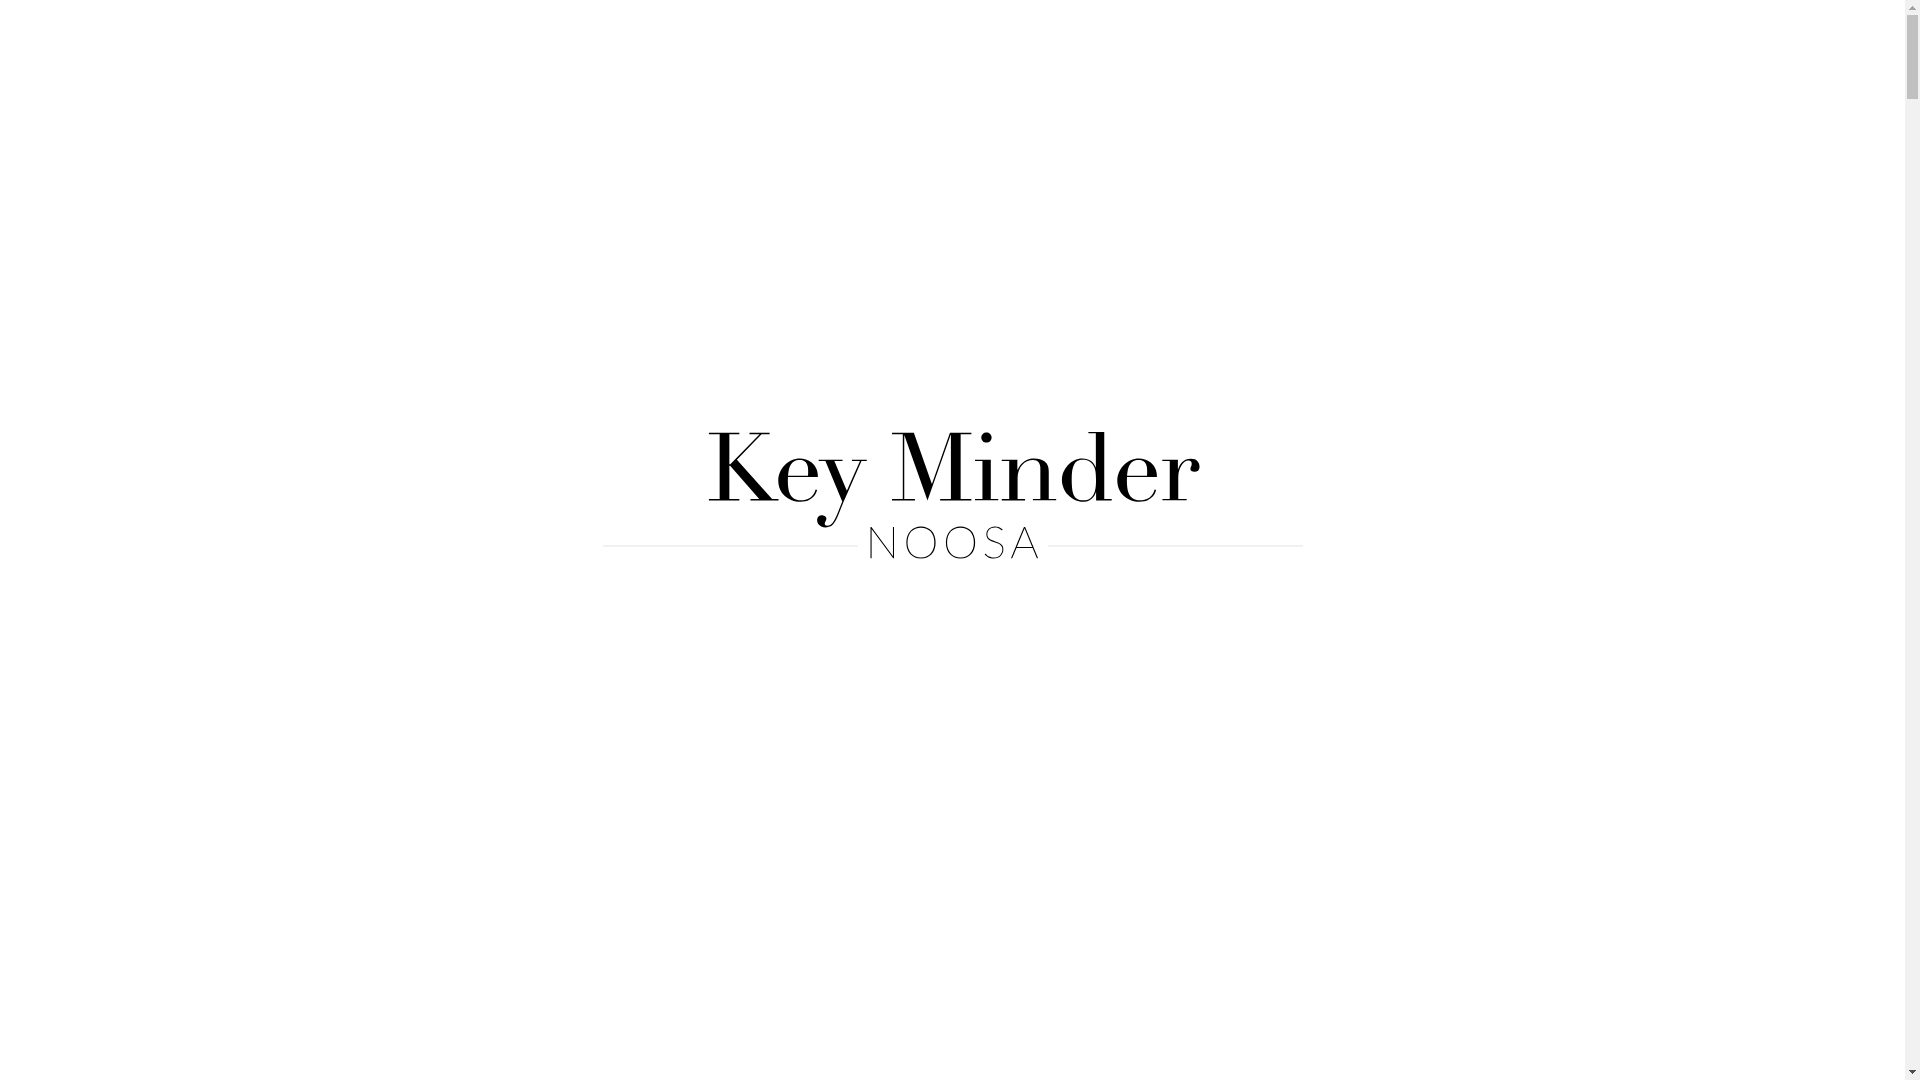 The image size is (1920, 1080). Describe the element at coordinates (950, 495) in the screenshot. I see `'Key Minder Noosa'` at that location.